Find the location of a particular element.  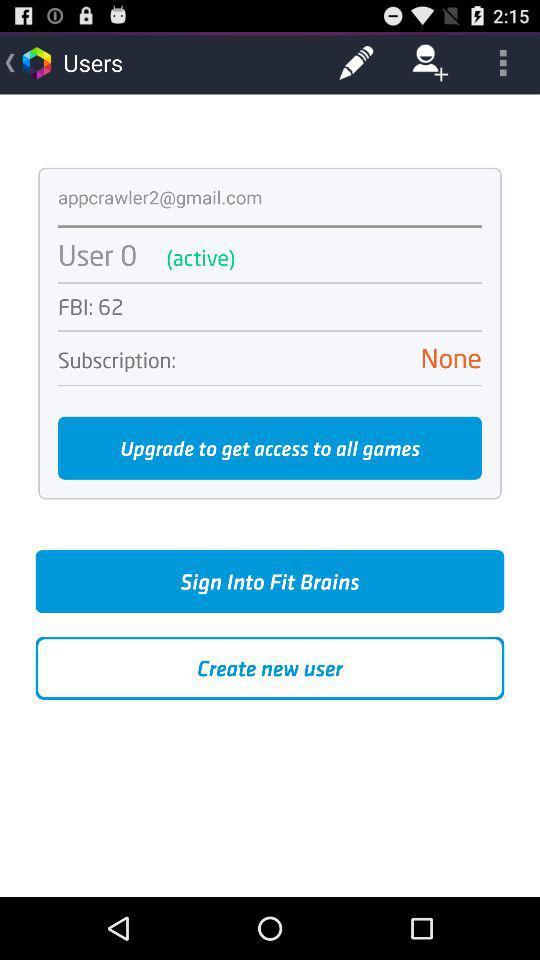

the (active) app is located at coordinates (334, 256).